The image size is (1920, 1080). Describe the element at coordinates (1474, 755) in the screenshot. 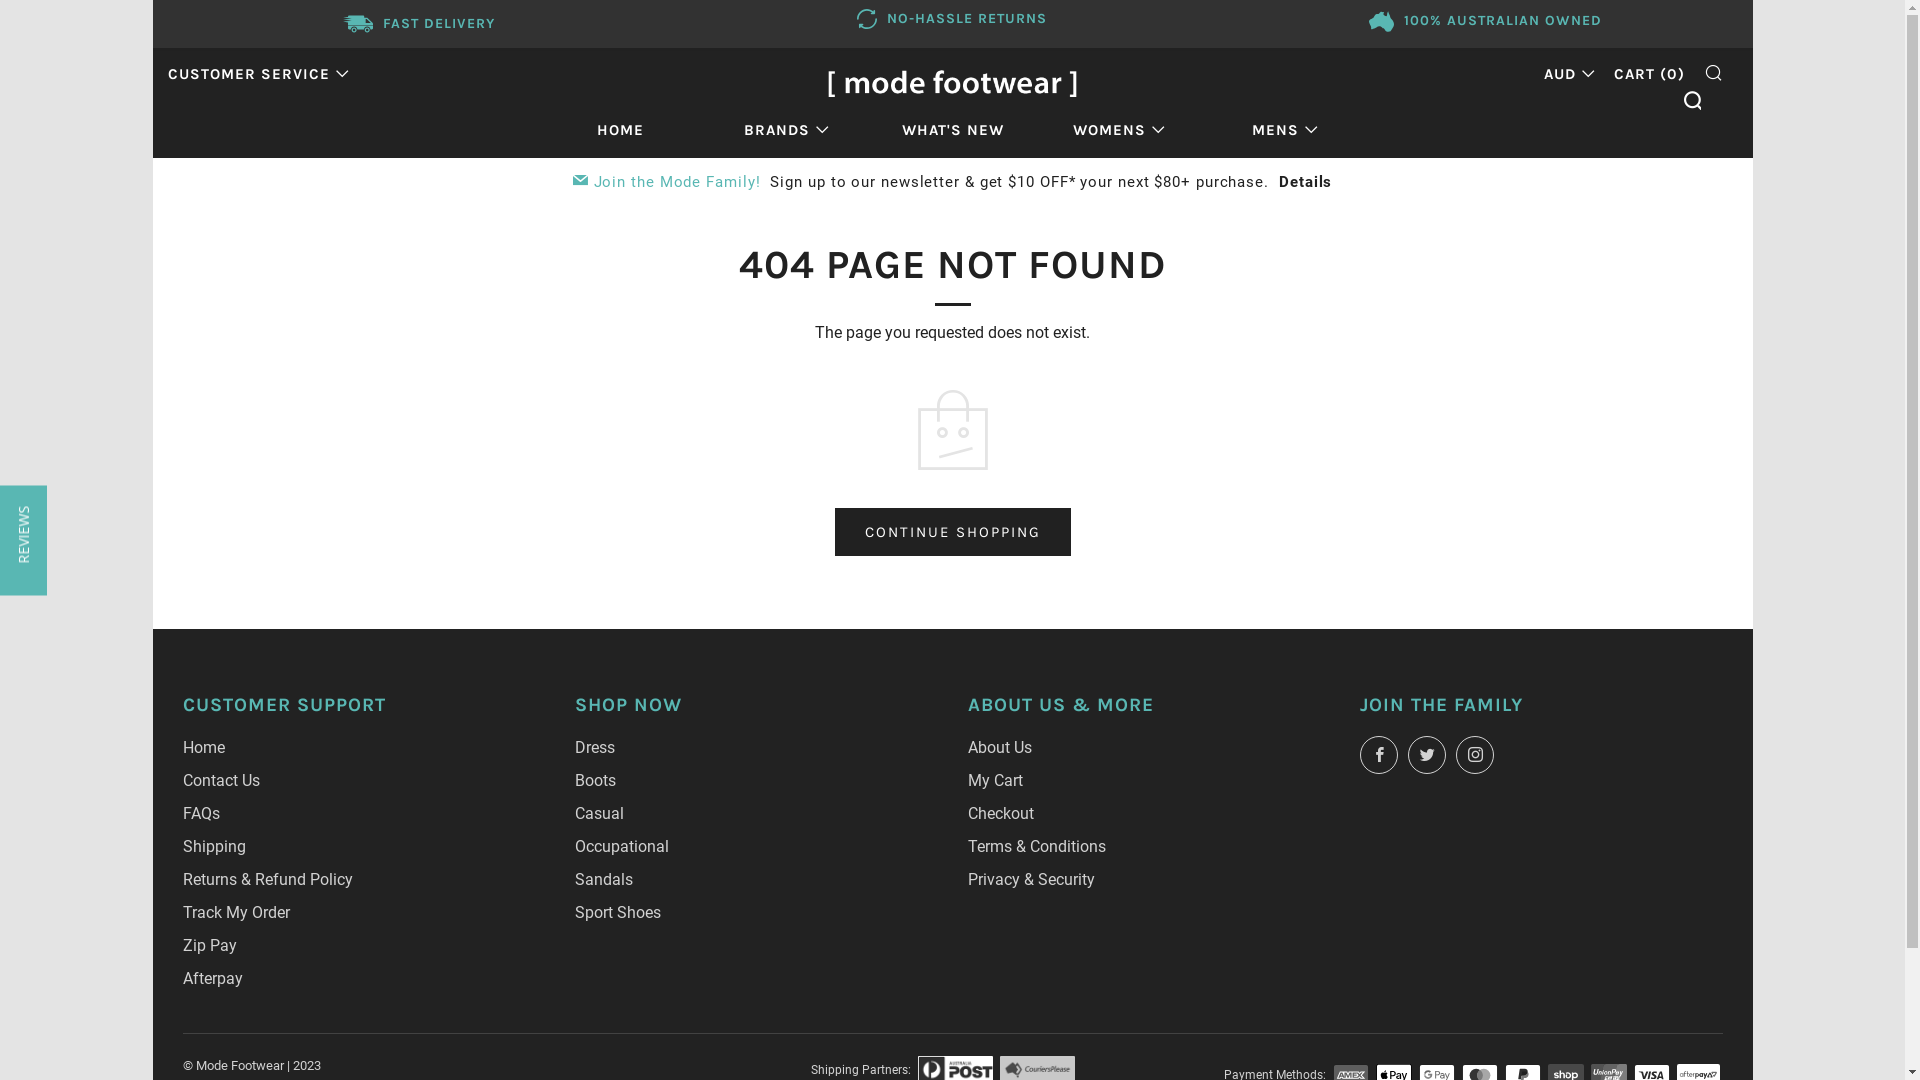

I see `'Instagram'` at that location.